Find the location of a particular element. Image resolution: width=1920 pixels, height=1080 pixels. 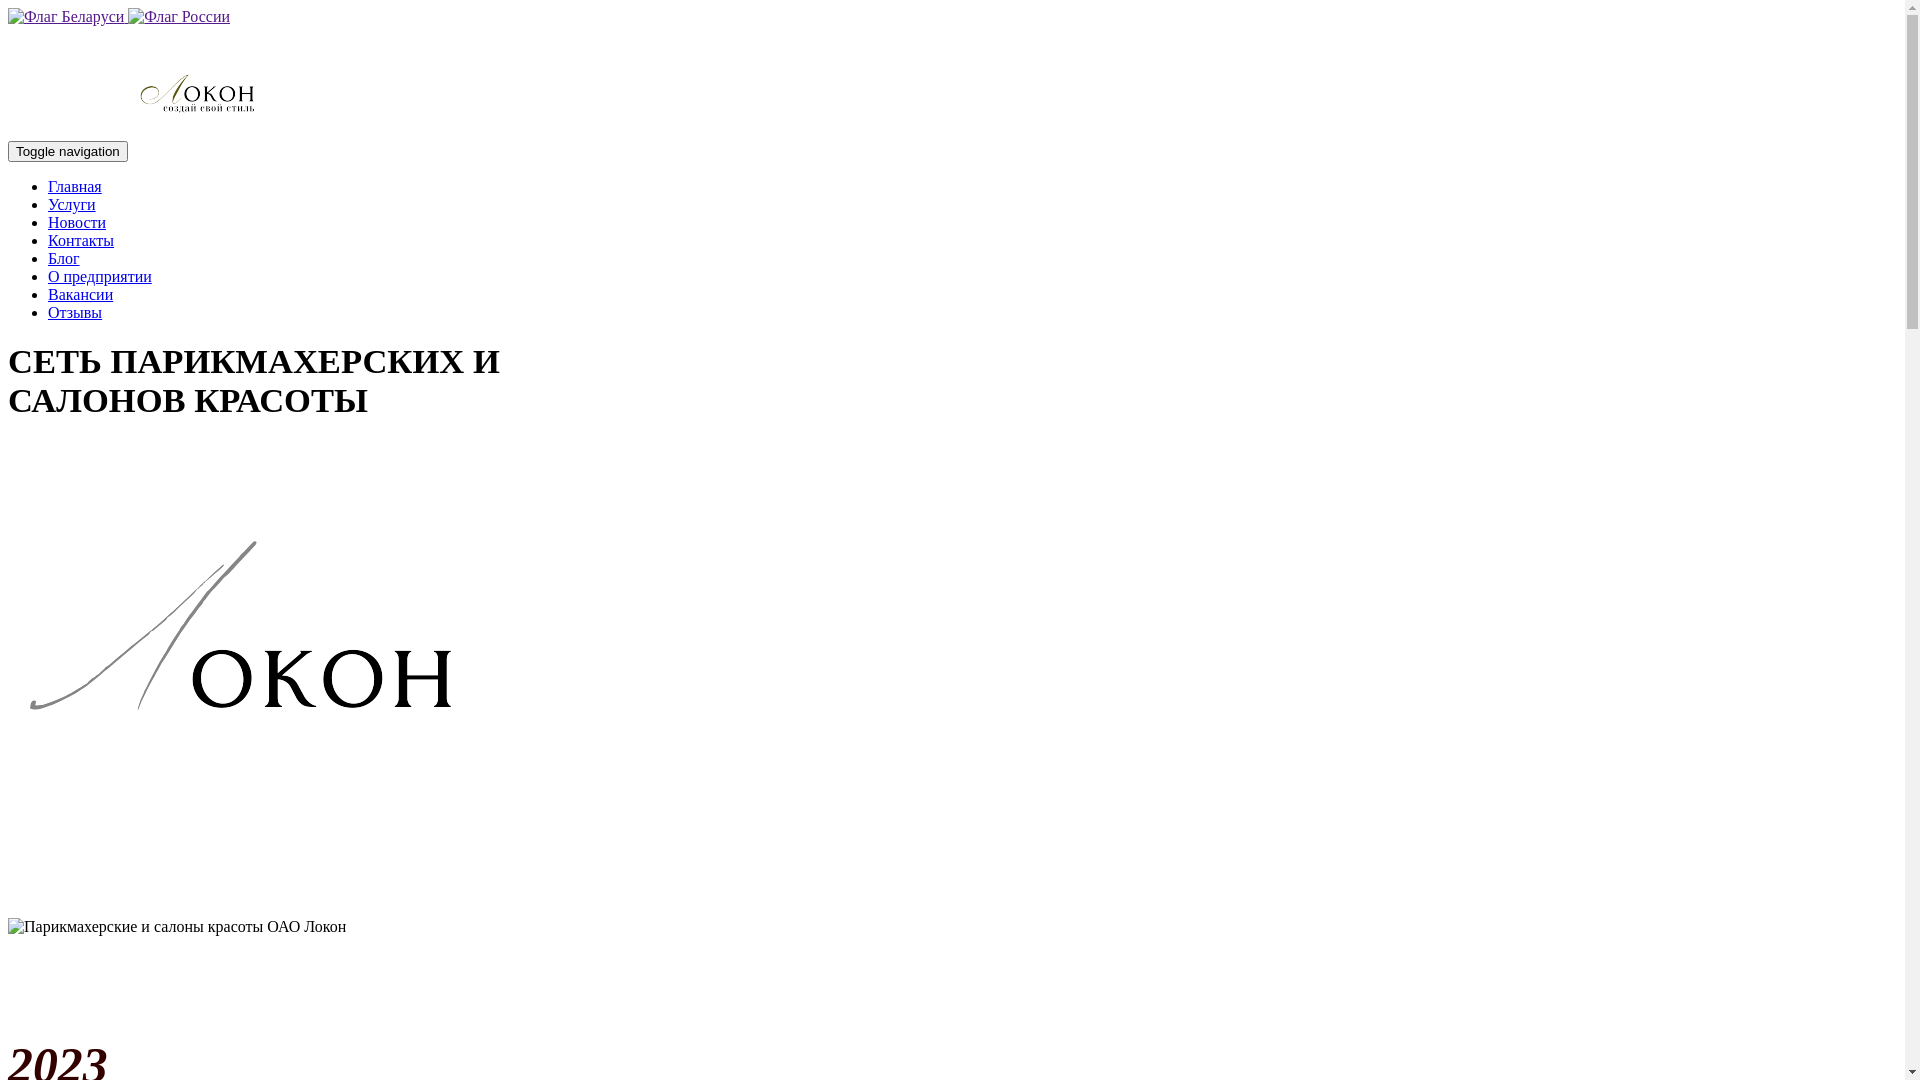

'Toggle navigation' is located at coordinates (67, 150).